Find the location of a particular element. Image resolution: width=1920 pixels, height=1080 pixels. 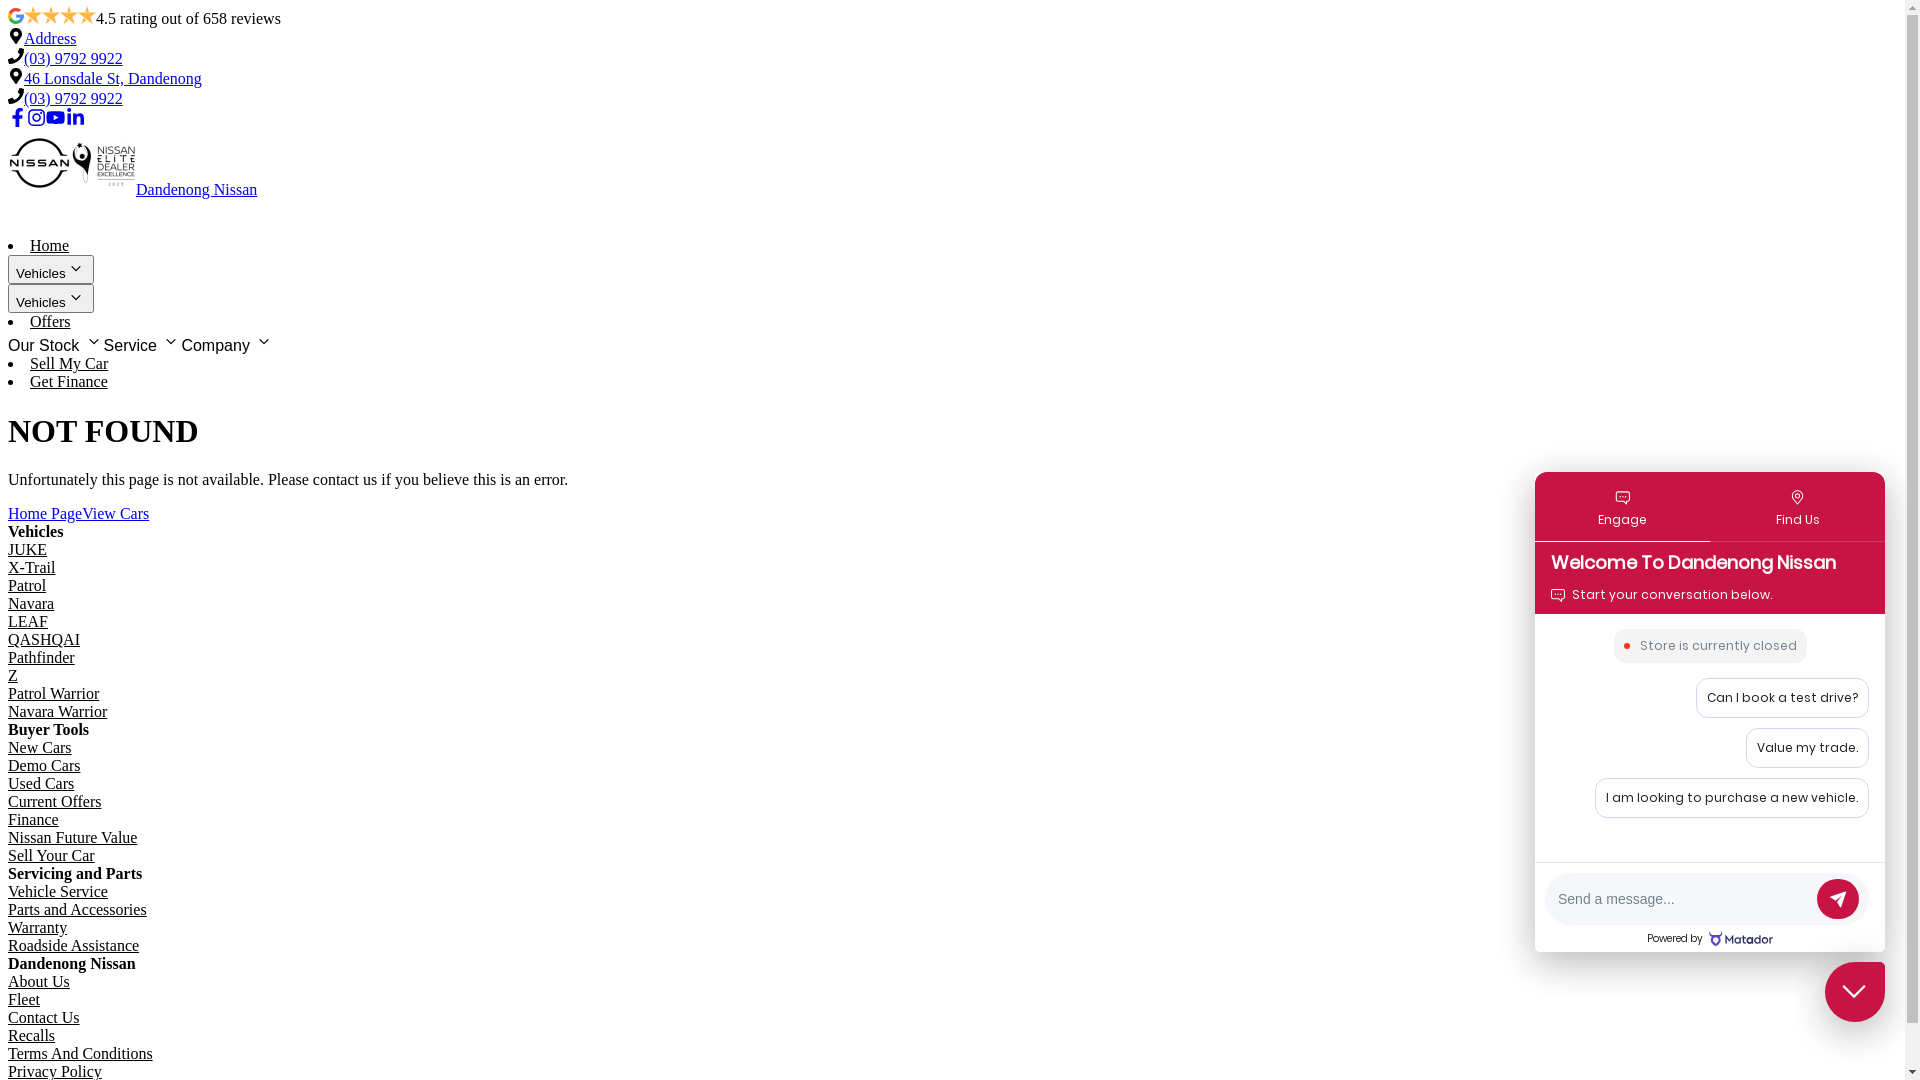

'About Us' is located at coordinates (38, 980).